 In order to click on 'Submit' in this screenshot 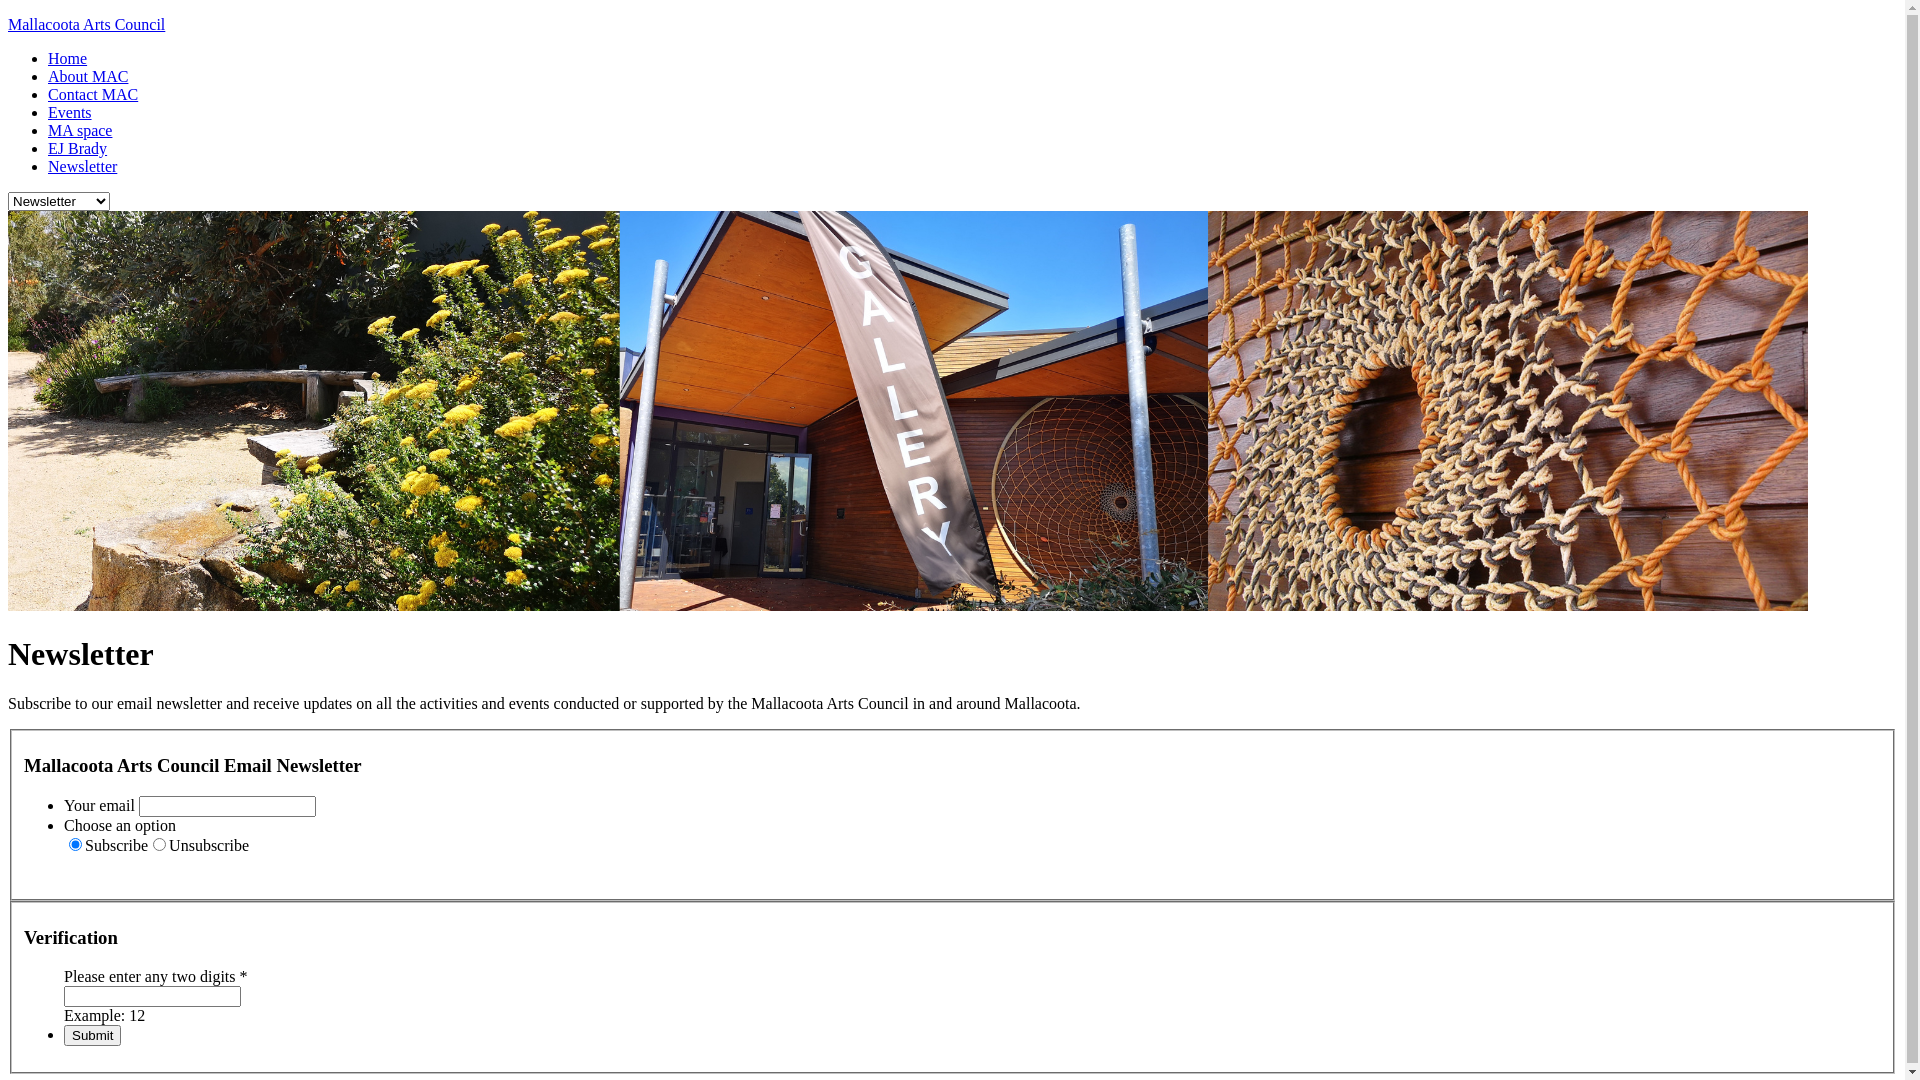, I will do `click(63, 1035)`.